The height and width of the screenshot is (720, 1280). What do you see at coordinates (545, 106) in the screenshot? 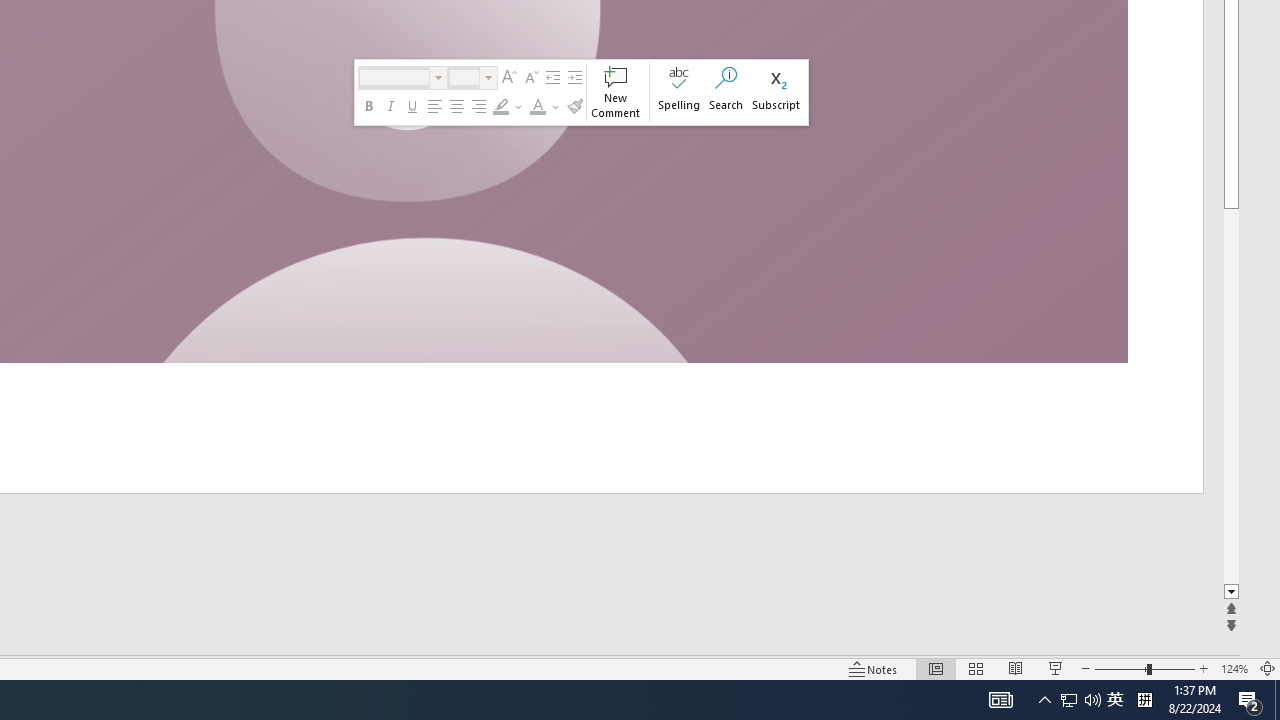
I see `'Font Color'` at bounding box center [545, 106].